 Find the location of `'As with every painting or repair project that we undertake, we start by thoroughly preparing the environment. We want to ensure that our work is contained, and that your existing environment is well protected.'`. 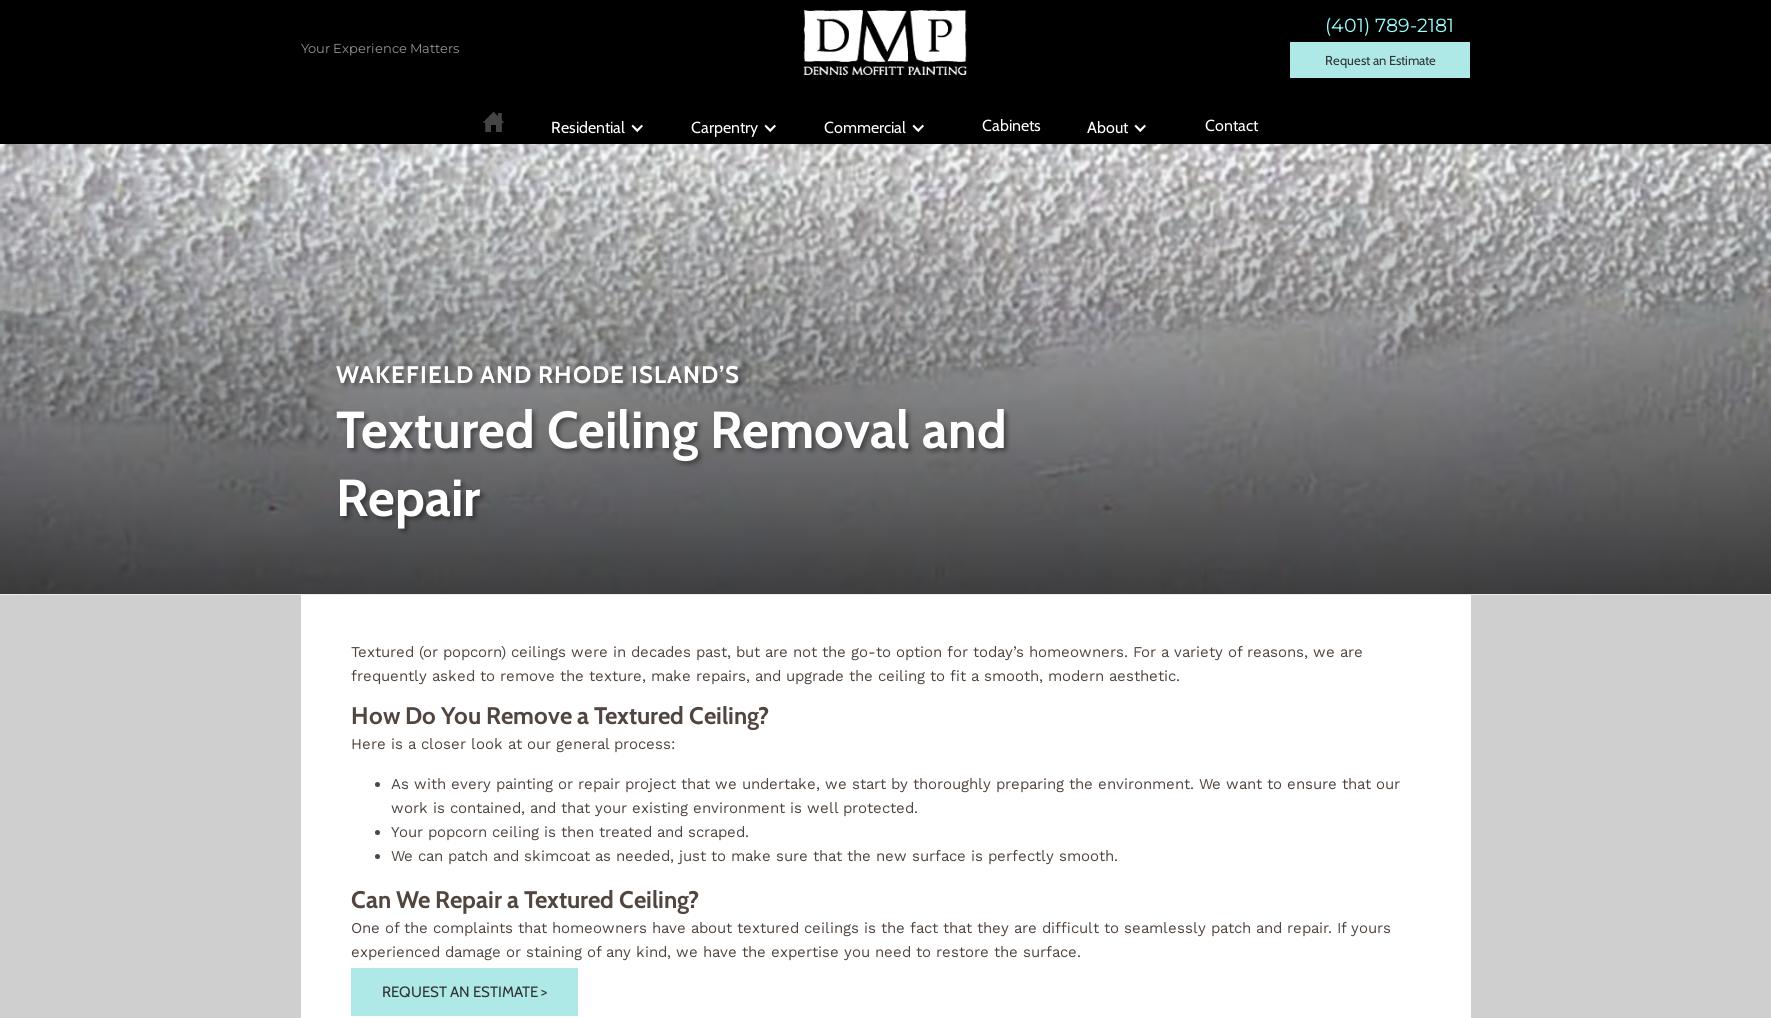

'As with every painting or repair project that we undertake, we start by thoroughly preparing the environment. We want to ensure that our work is contained, and that your existing environment is well protected.' is located at coordinates (894, 795).